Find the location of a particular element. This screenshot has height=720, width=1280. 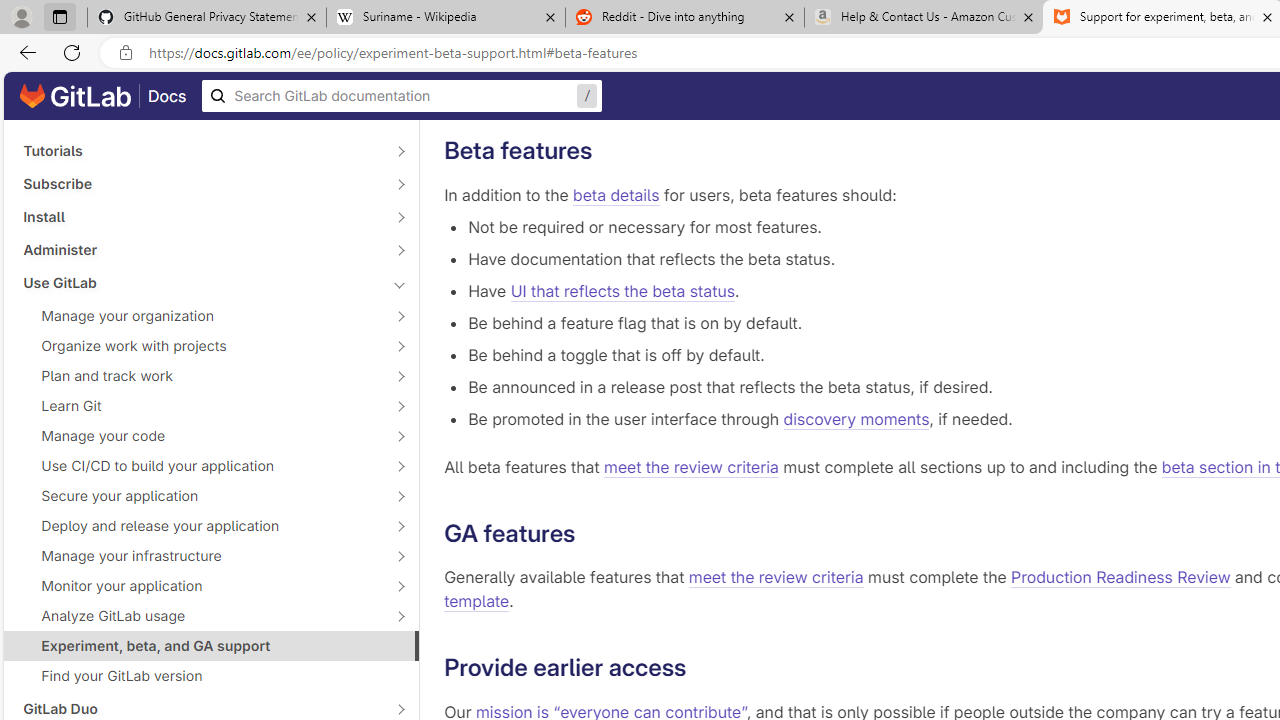

'Tutorials' is located at coordinates (200, 150).